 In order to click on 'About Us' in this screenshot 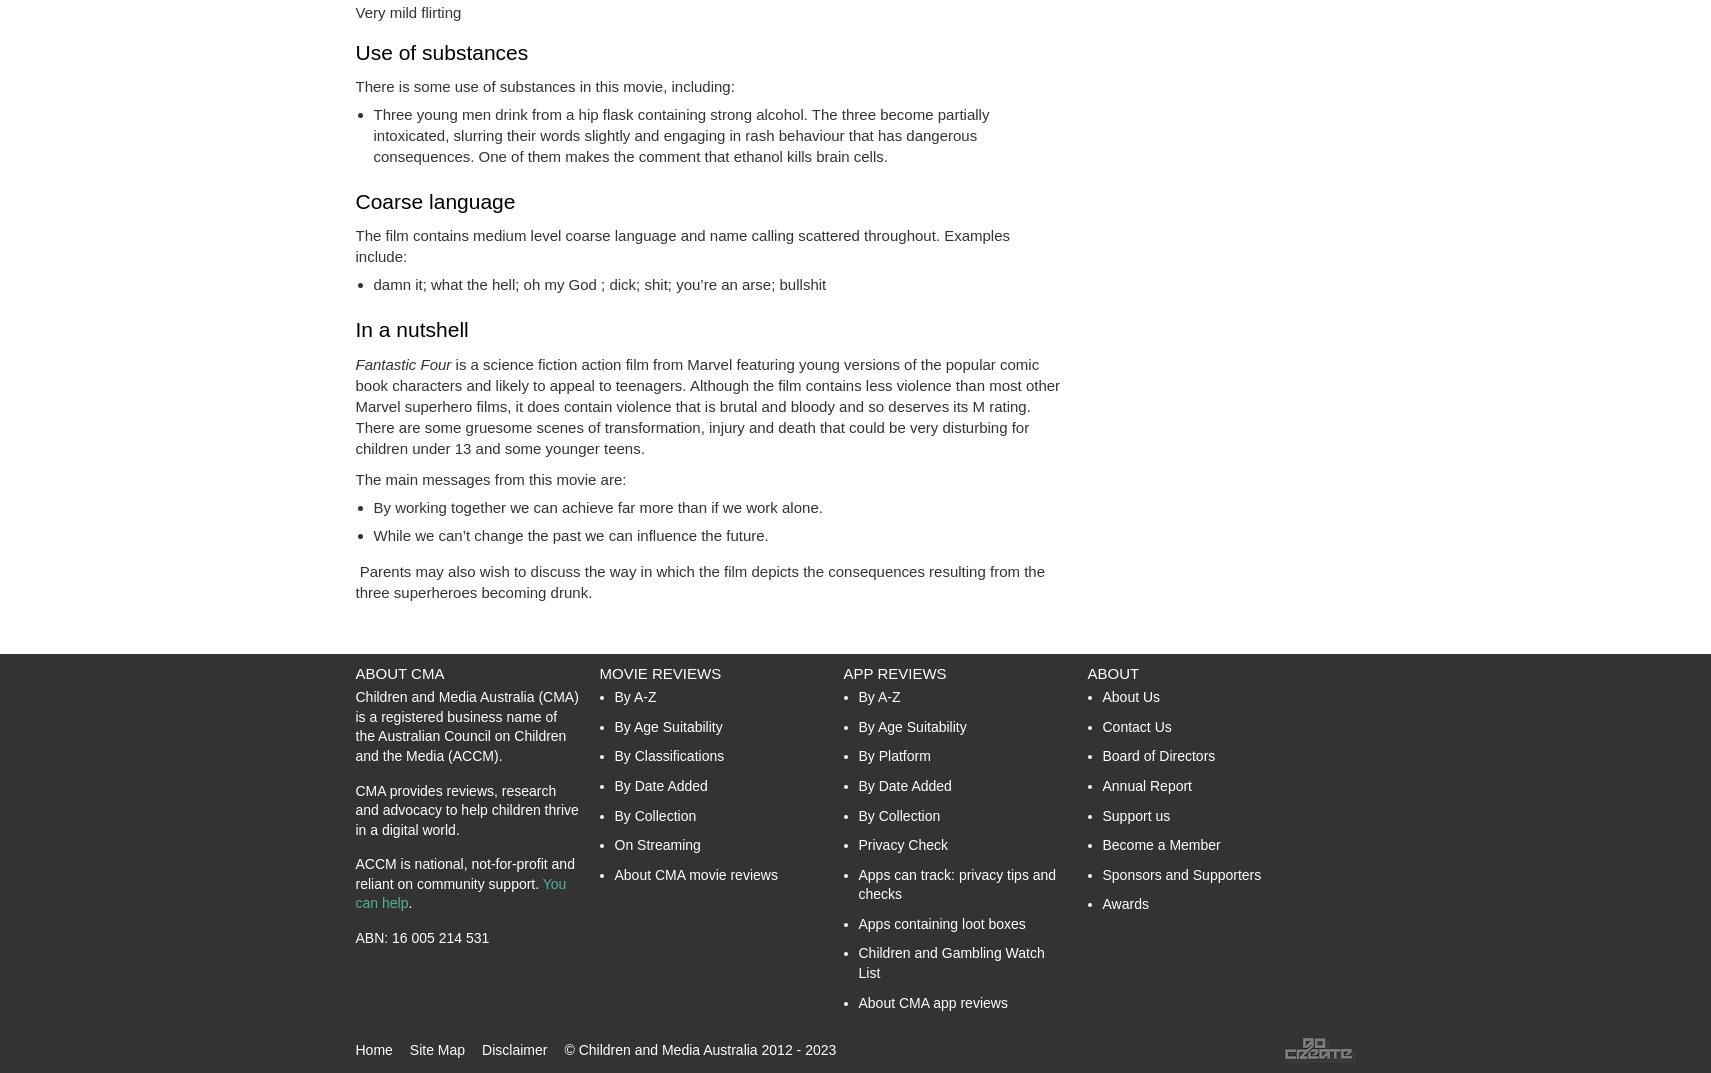, I will do `click(1130, 697)`.